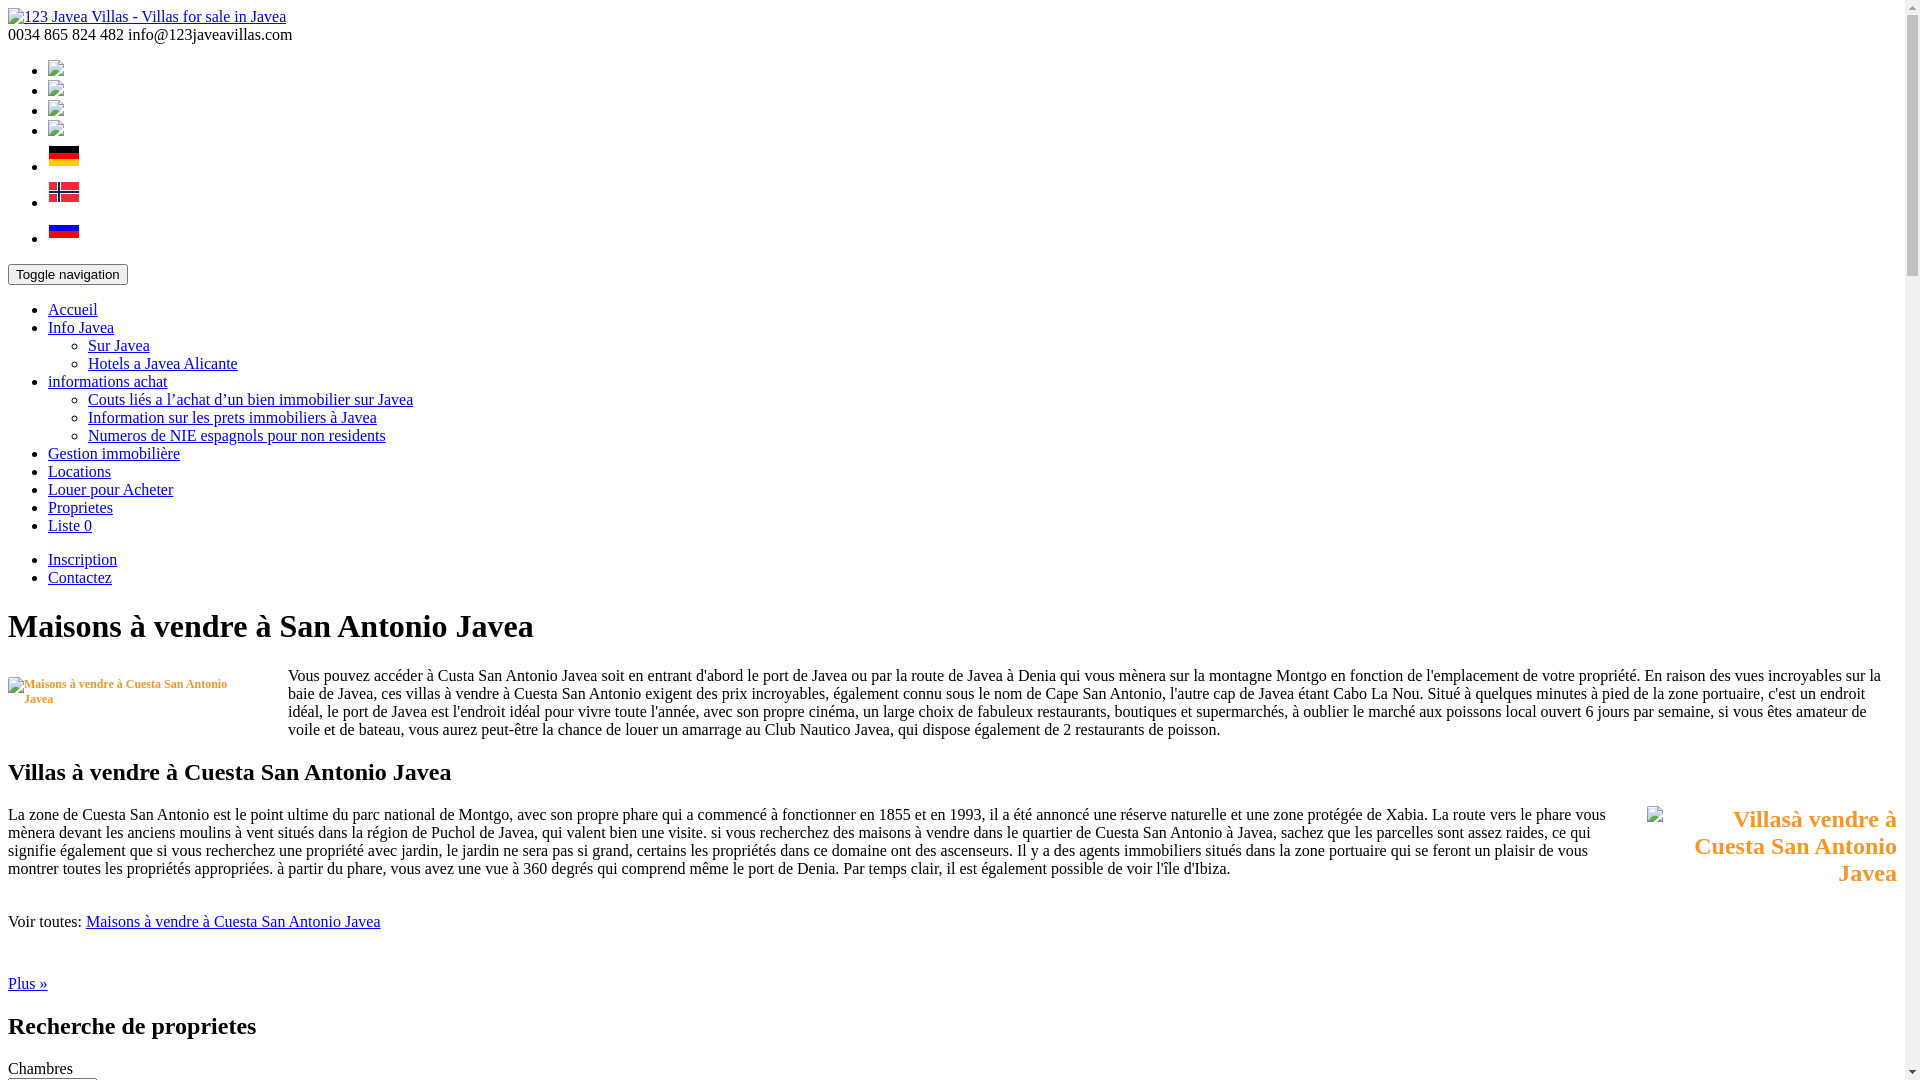  Describe the element at coordinates (63, 165) in the screenshot. I see `'German'` at that location.